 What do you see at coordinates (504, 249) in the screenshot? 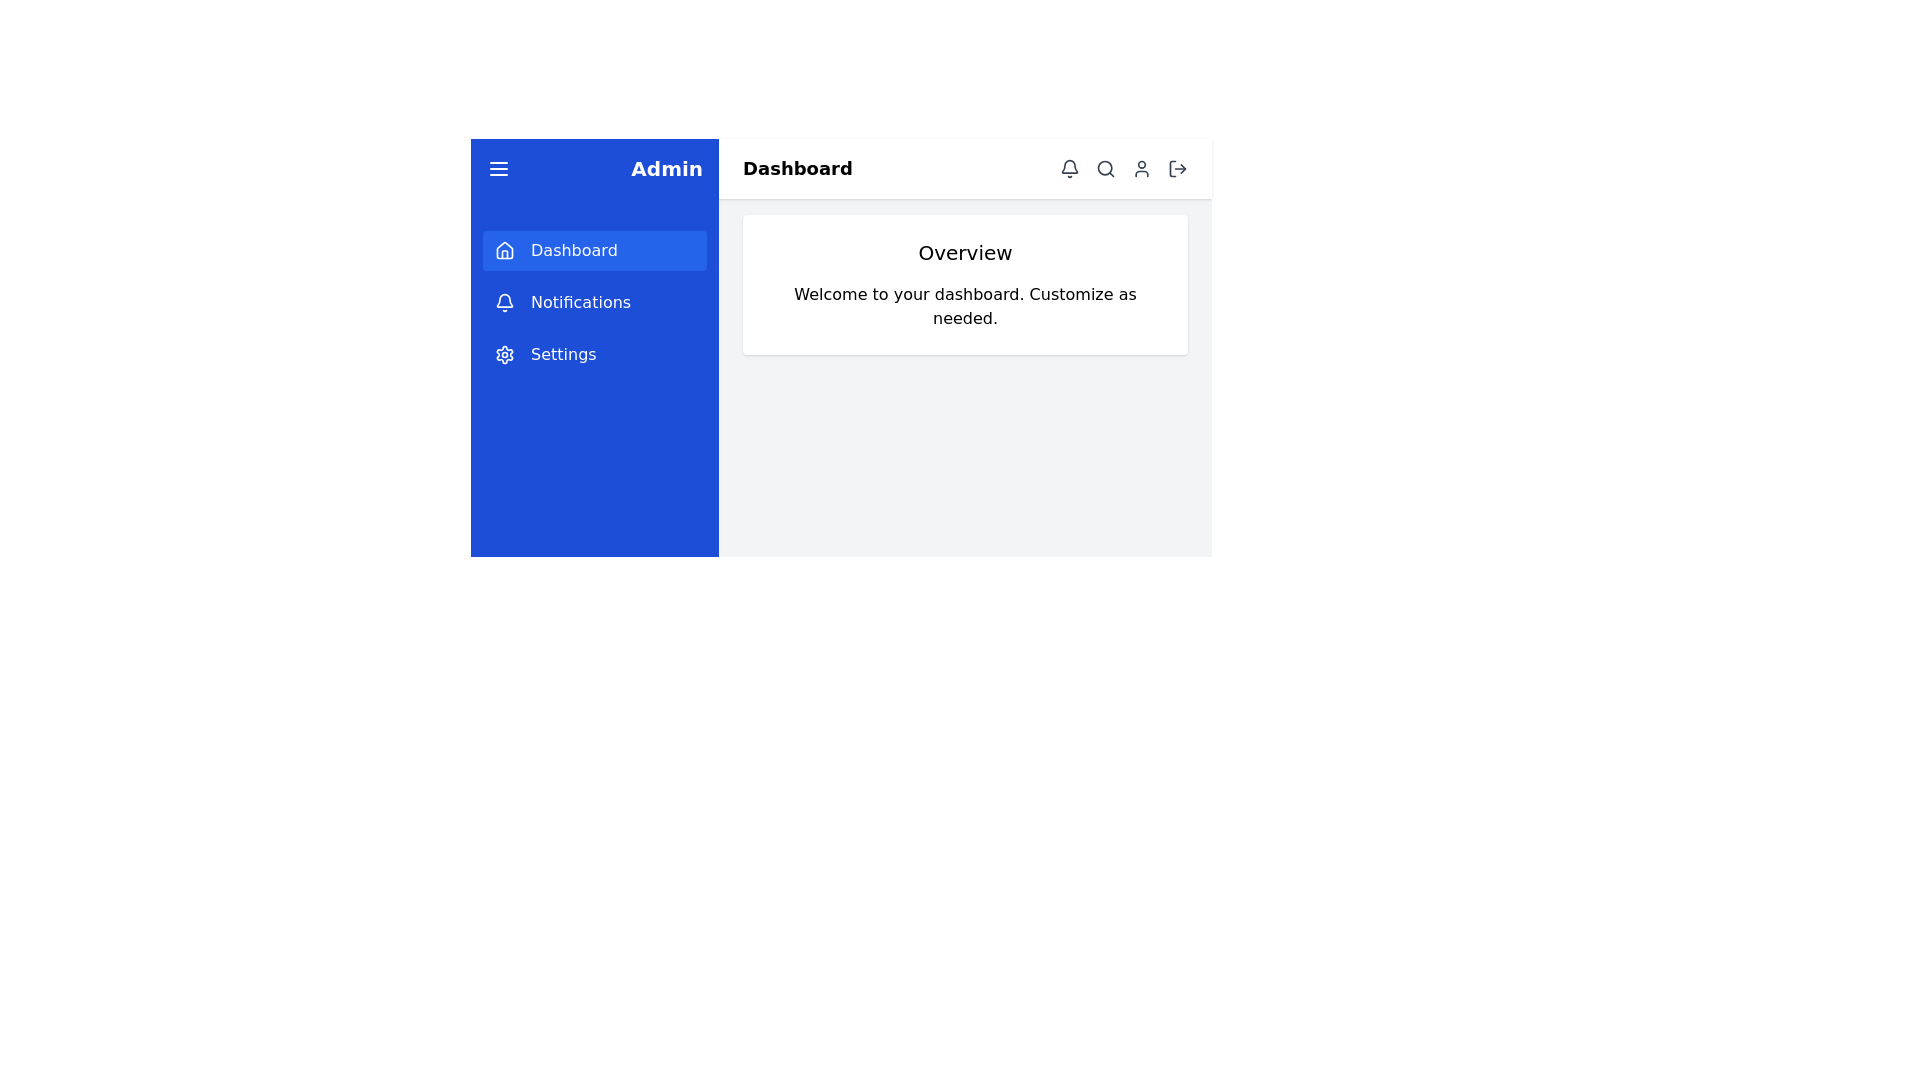
I see `the blue-highlighted navigation button labeled 'Dashboard'` at bounding box center [504, 249].